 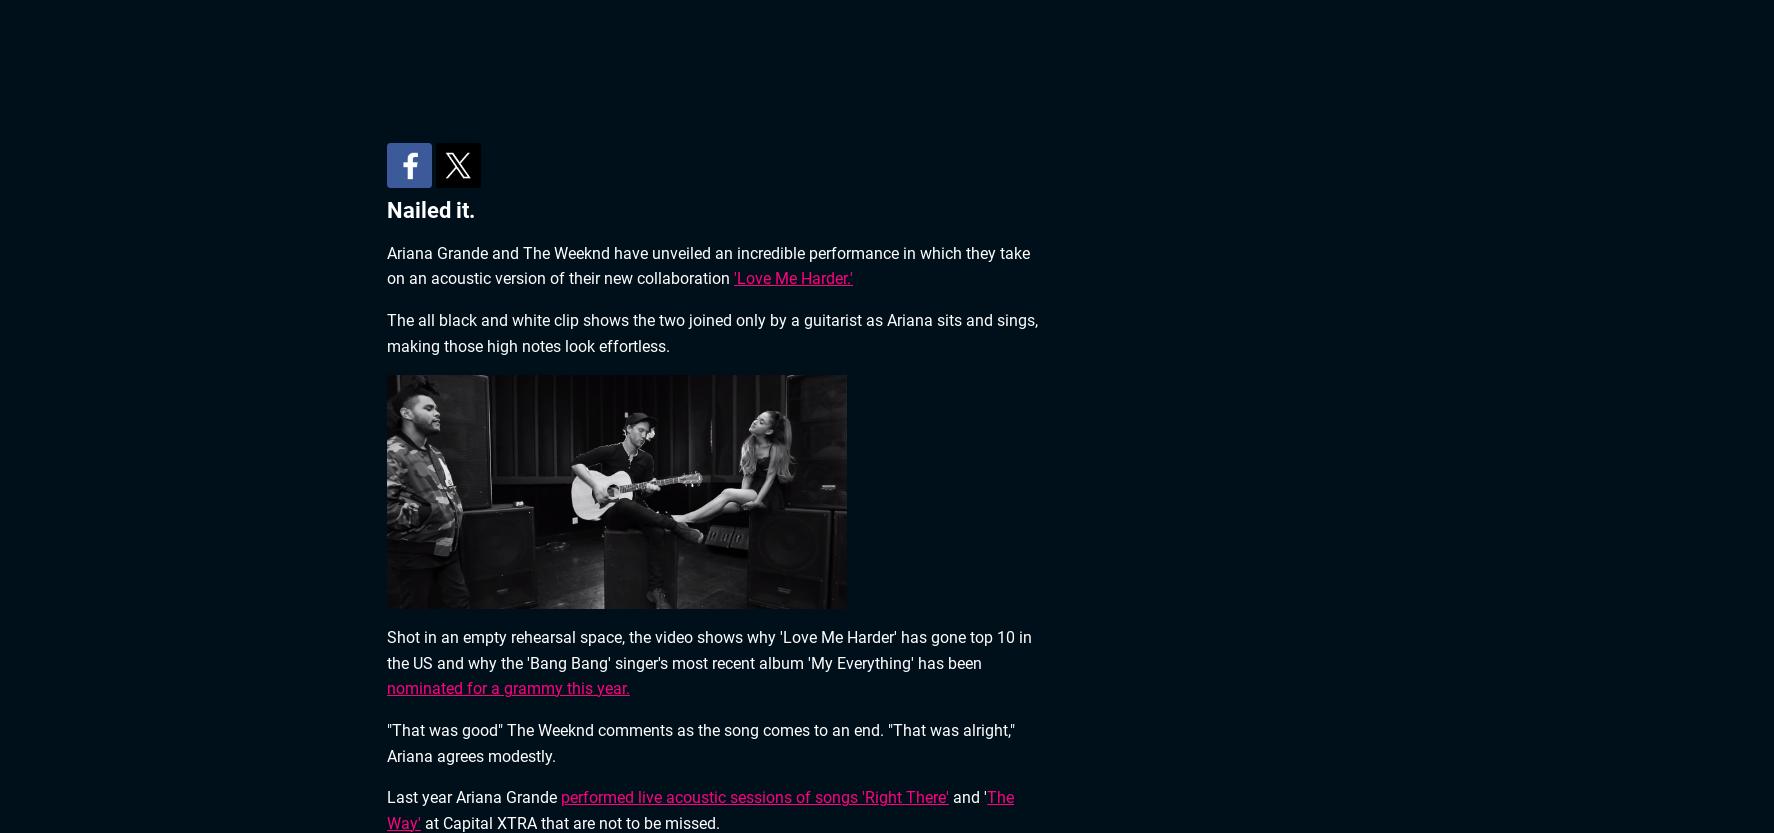 I want to click on '"That was good" The Weeknd comments as the song comes to an end. "That was alright," Ariana agrees modestly.', so click(x=386, y=742).